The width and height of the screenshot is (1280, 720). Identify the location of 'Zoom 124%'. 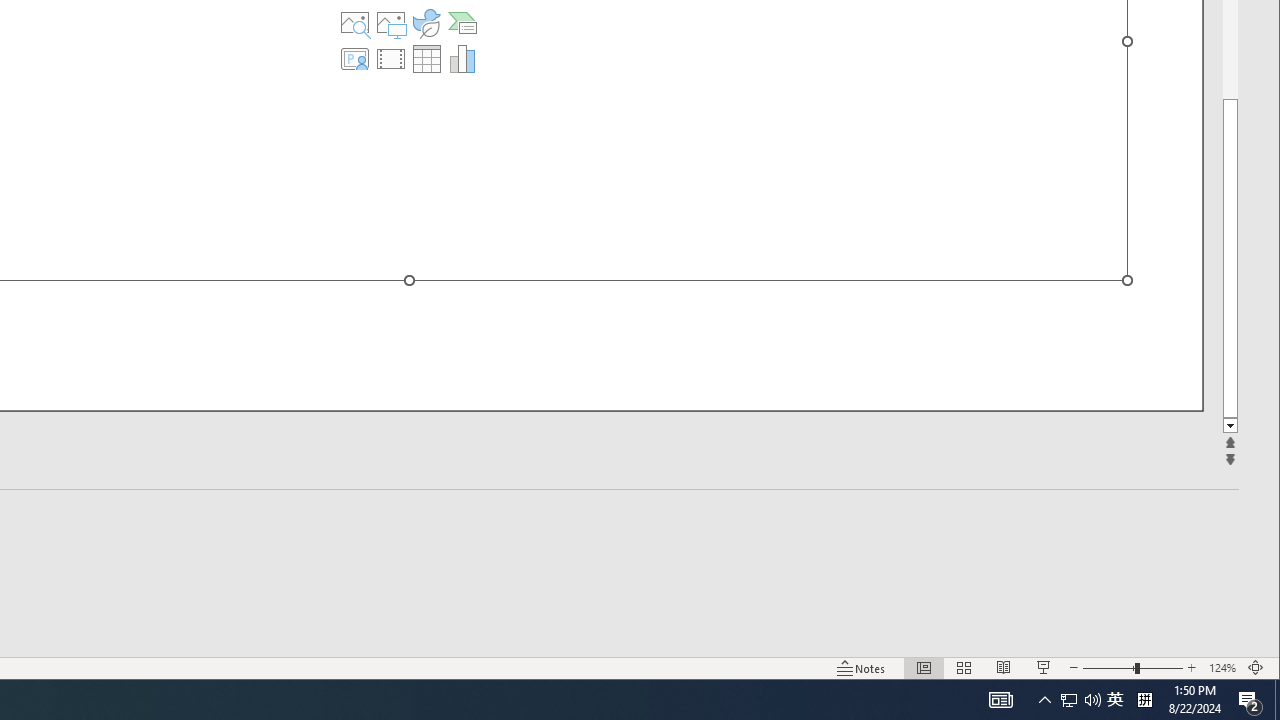
(1221, 668).